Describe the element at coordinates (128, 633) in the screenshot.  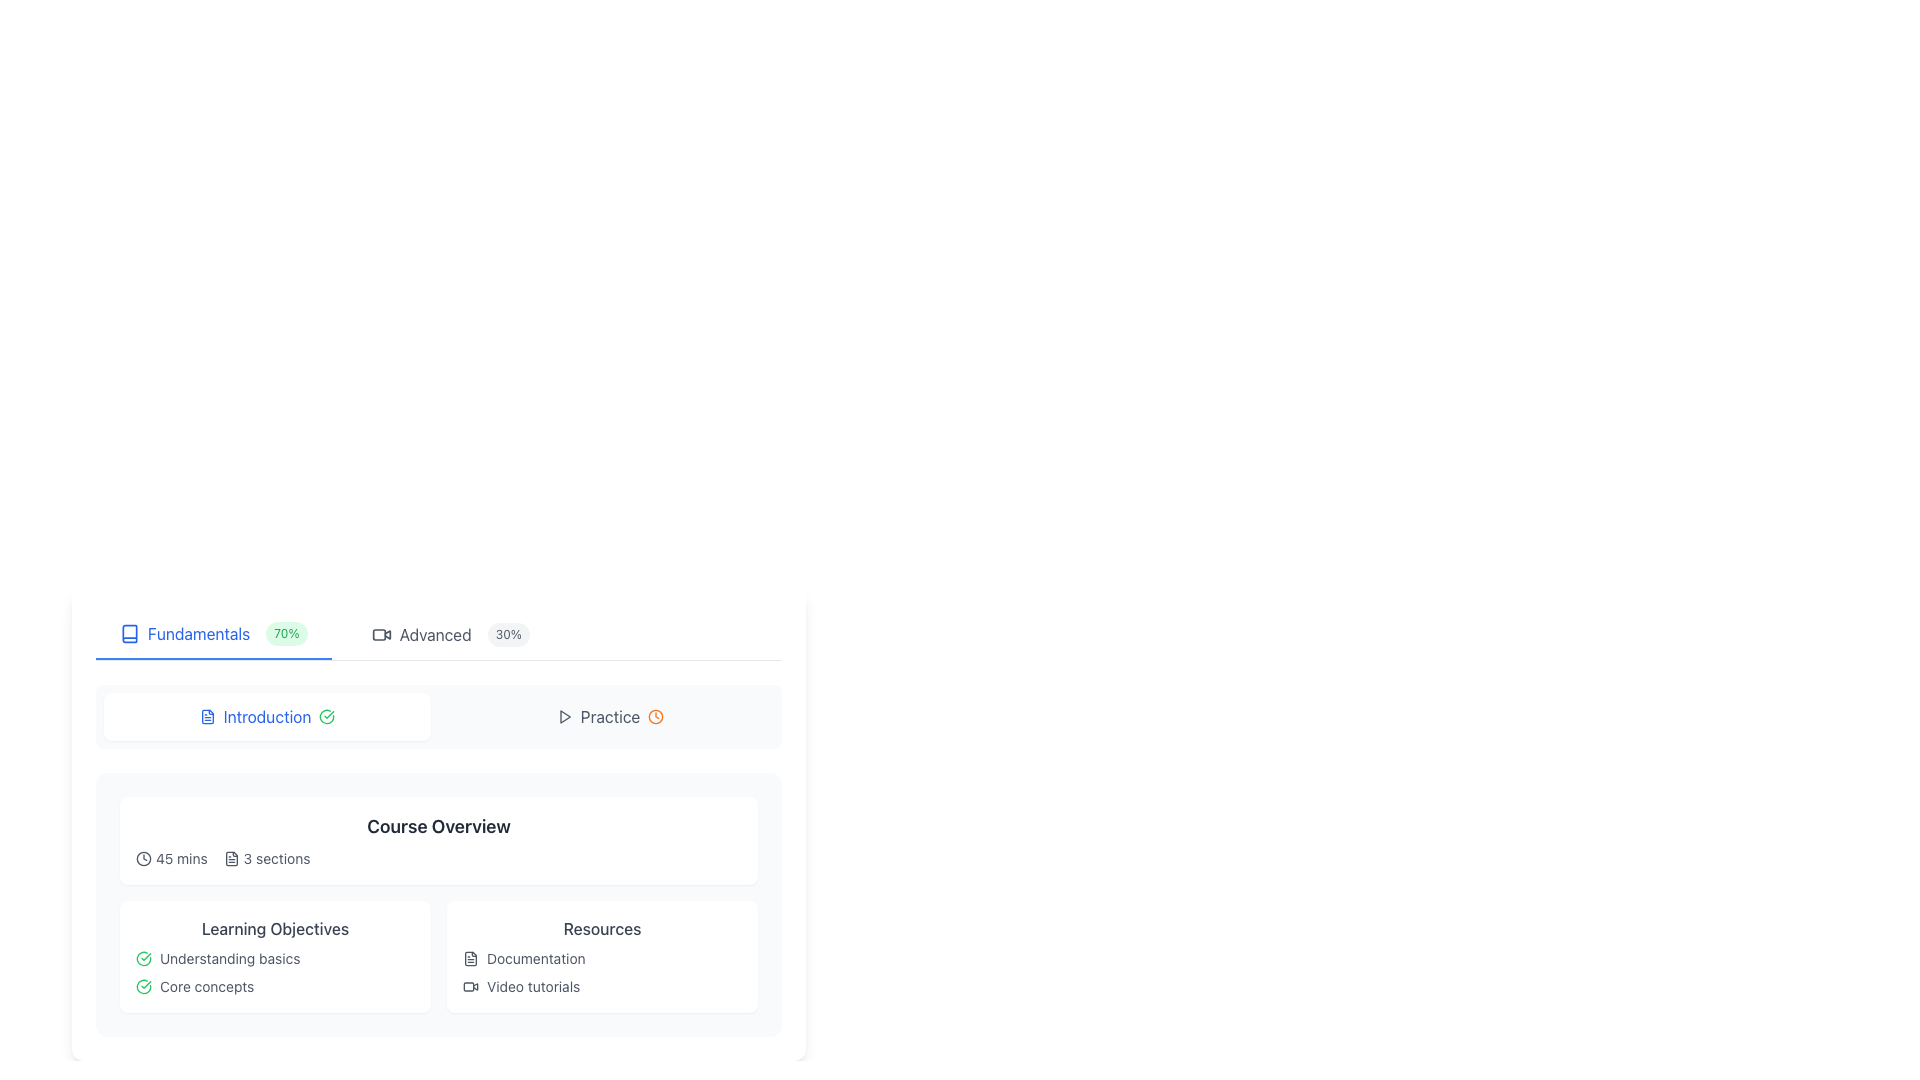
I see `the 'Fundamentals' icon located at the top-left corner of the interface` at that location.